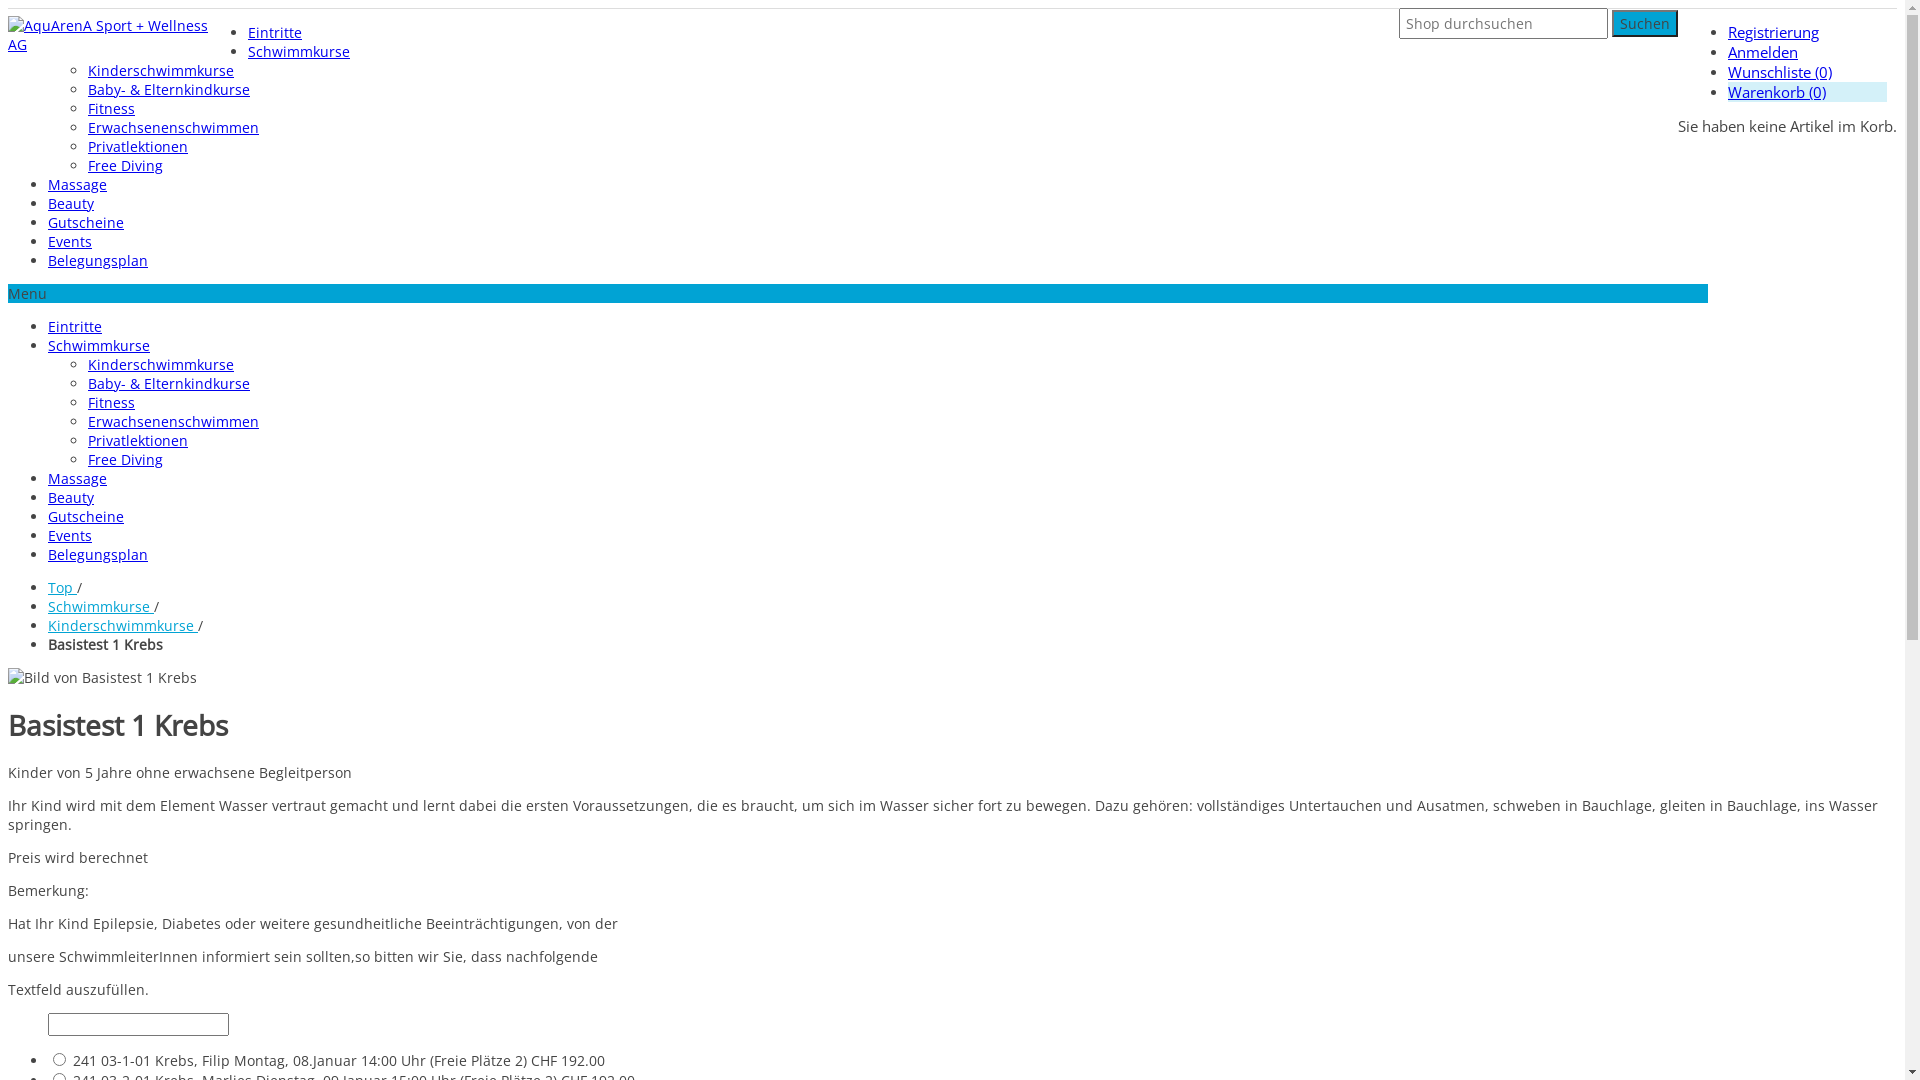 This screenshot has width=1920, height=1080. Describe the element at coordinates (297, 50) in the screenshot. I see `'Schwimmkurse'` at that location.